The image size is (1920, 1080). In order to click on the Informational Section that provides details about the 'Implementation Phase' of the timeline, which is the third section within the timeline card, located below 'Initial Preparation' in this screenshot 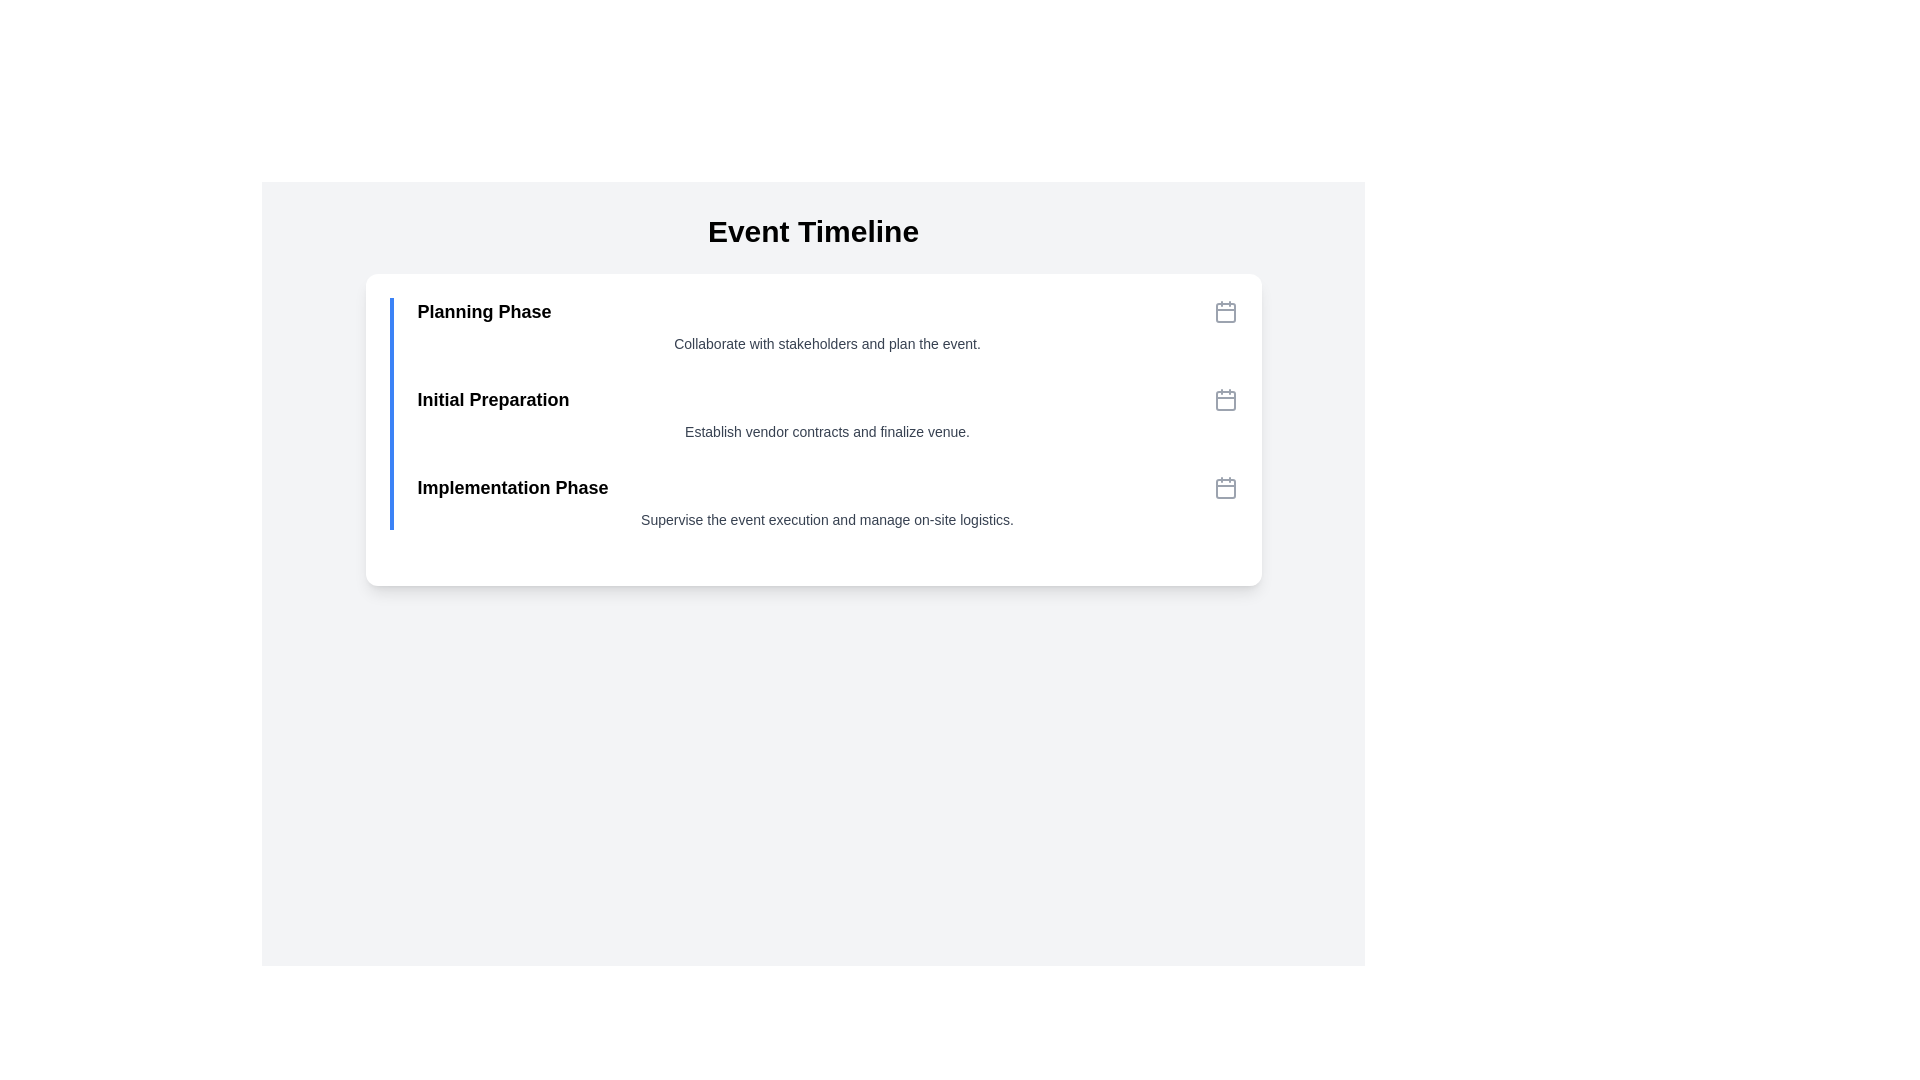, I will do `click(815, 500)`.